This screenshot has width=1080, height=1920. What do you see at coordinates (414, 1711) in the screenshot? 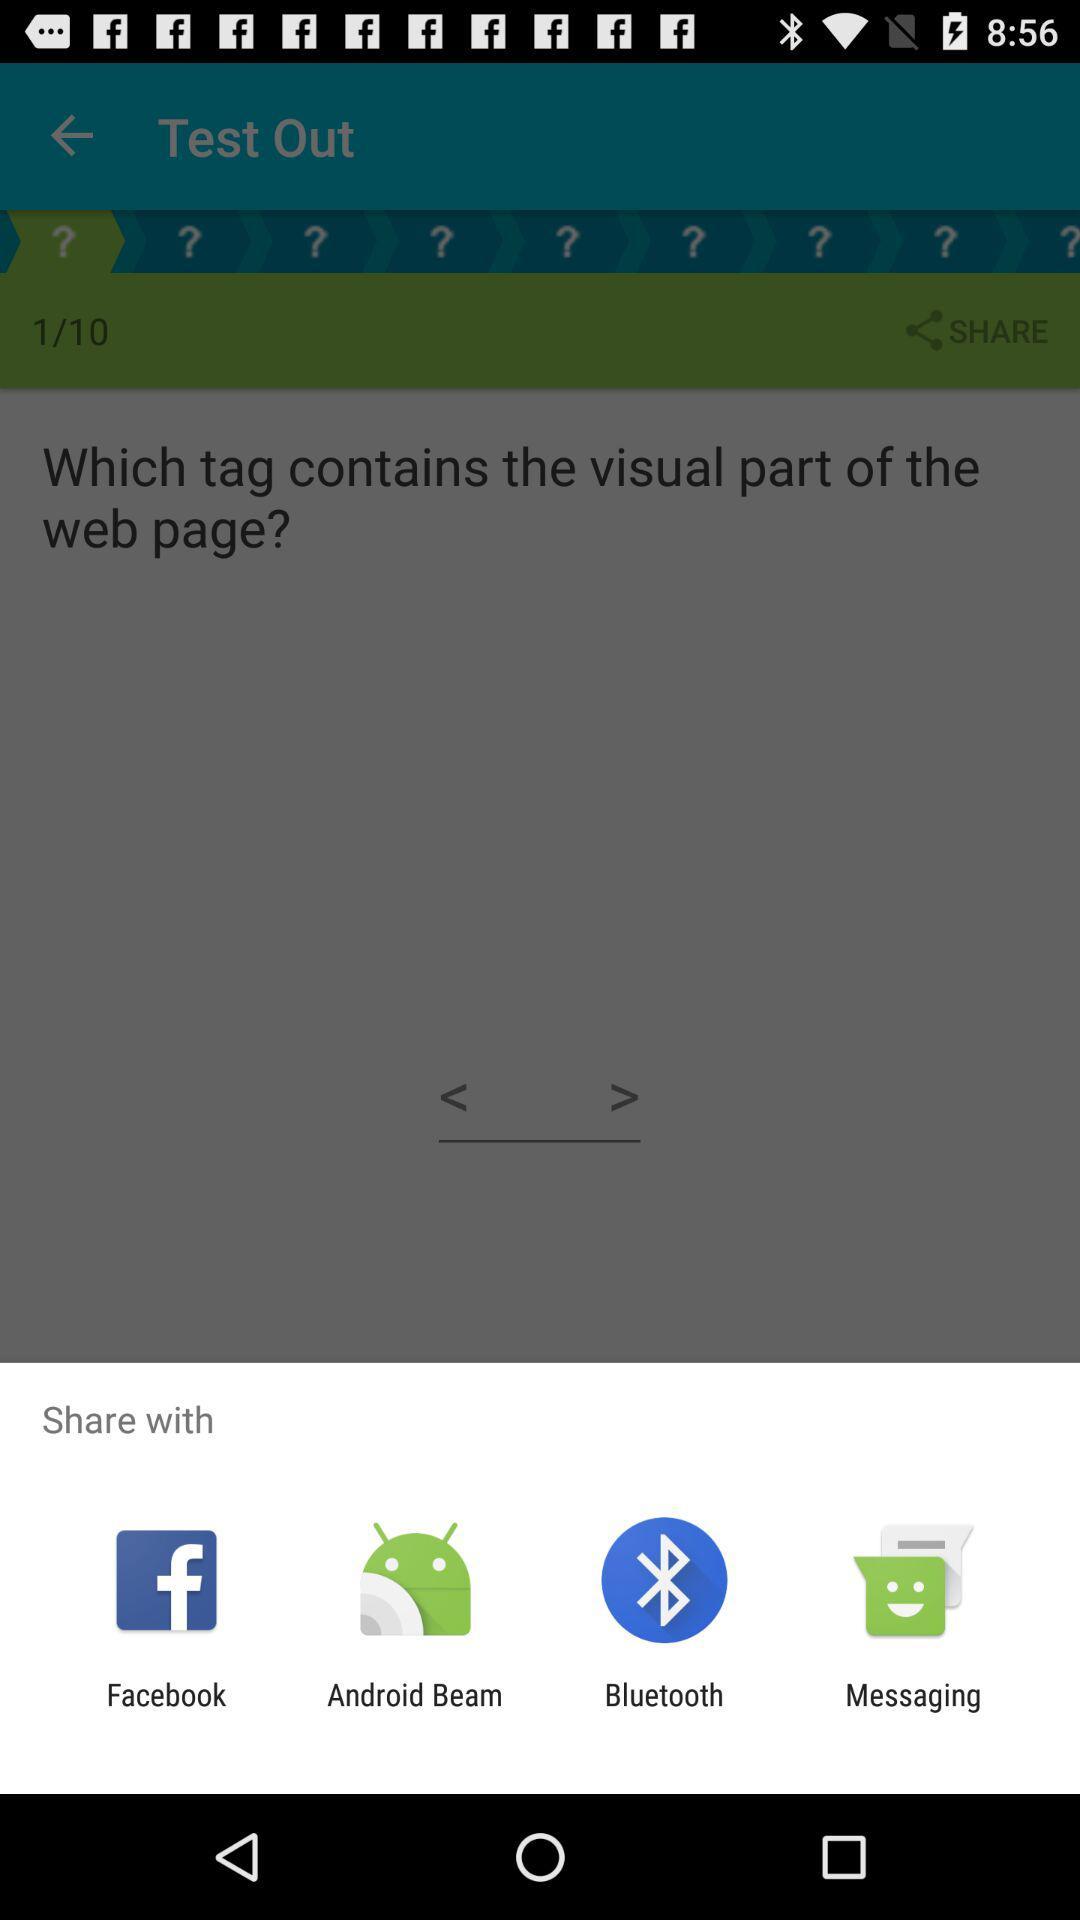
I see `the app to the left of bluetooth` at bounding box center [414, 1711].